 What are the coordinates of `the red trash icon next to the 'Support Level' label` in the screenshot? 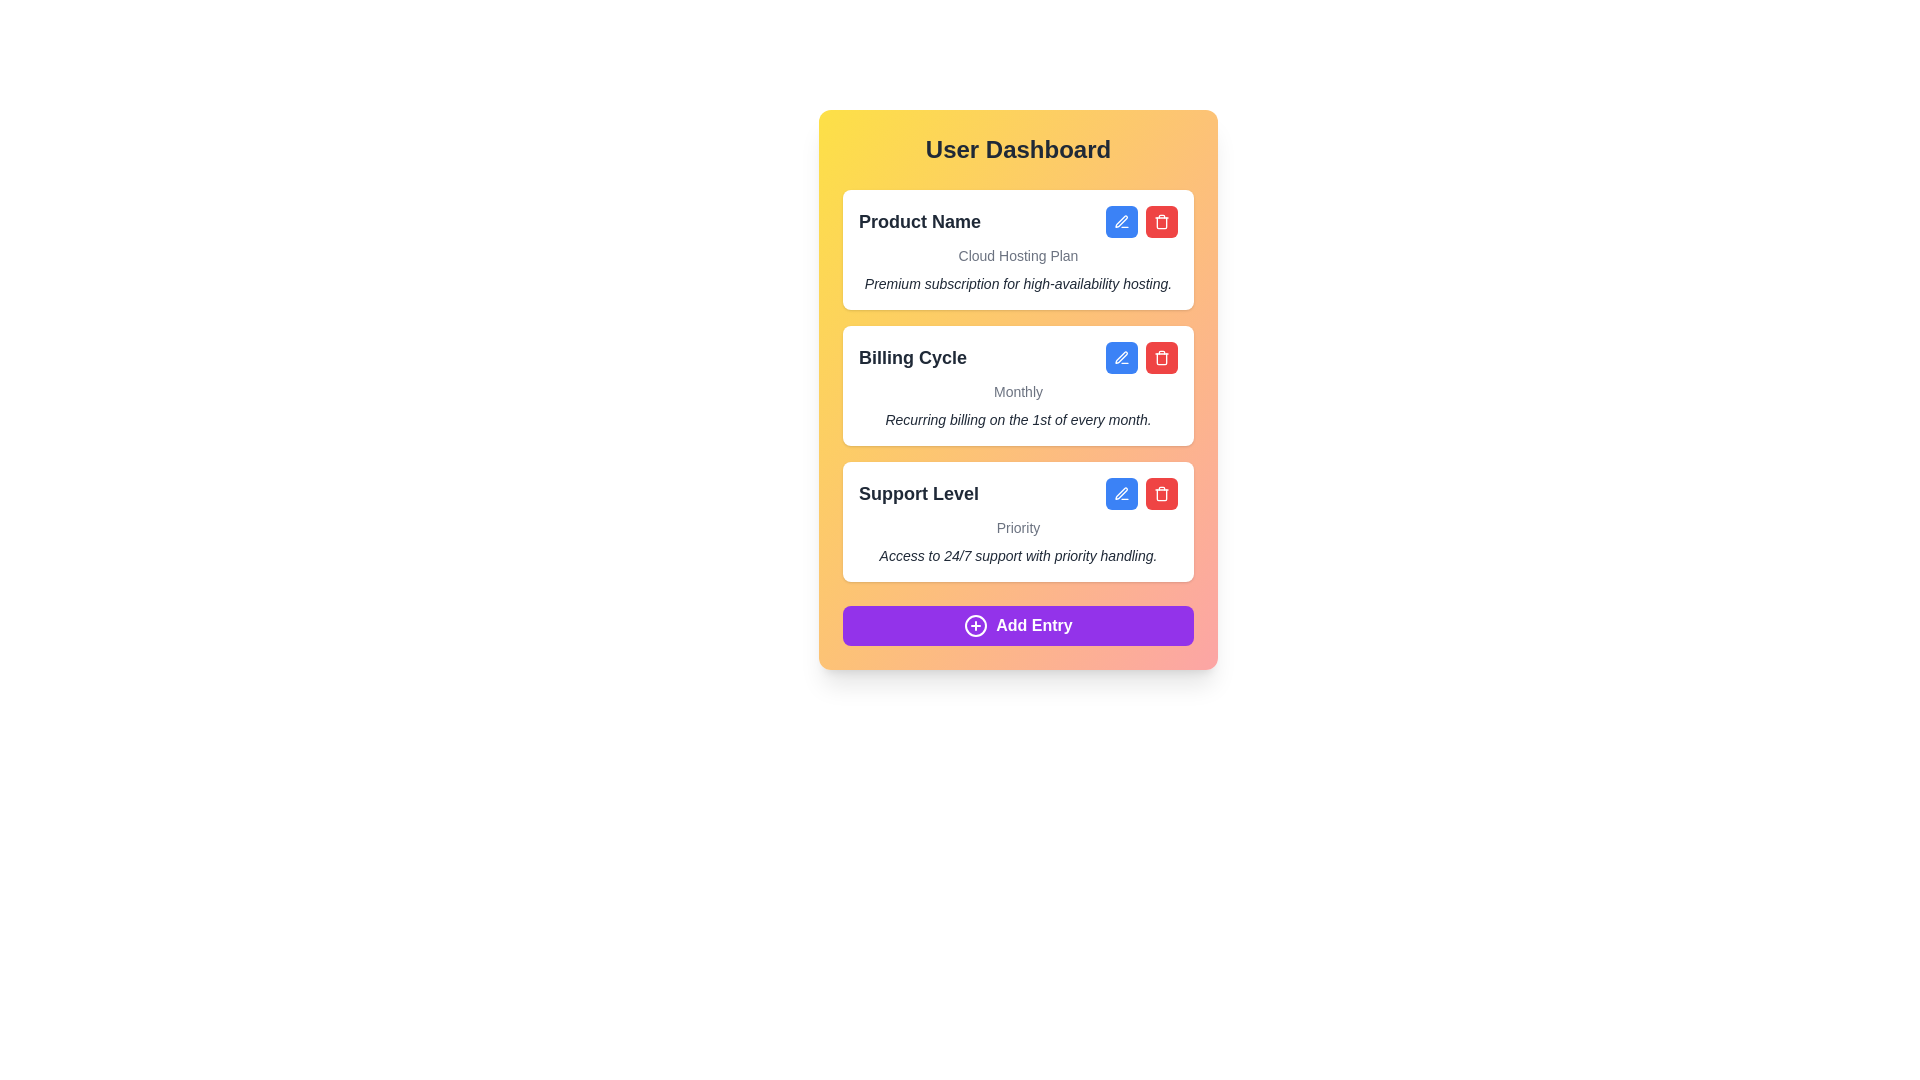 It's located at (1018, 493).